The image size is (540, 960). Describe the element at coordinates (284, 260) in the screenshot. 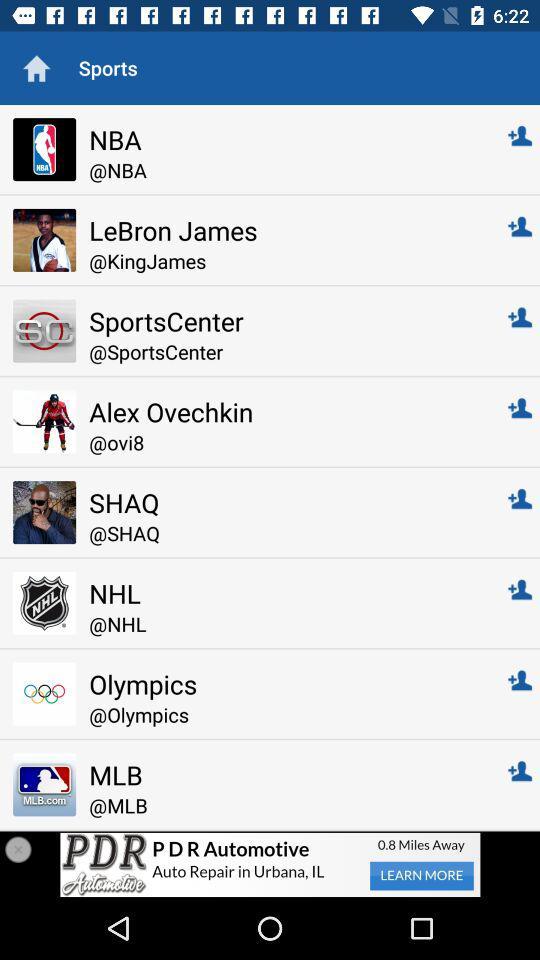

I see `@kingjames` at that location.